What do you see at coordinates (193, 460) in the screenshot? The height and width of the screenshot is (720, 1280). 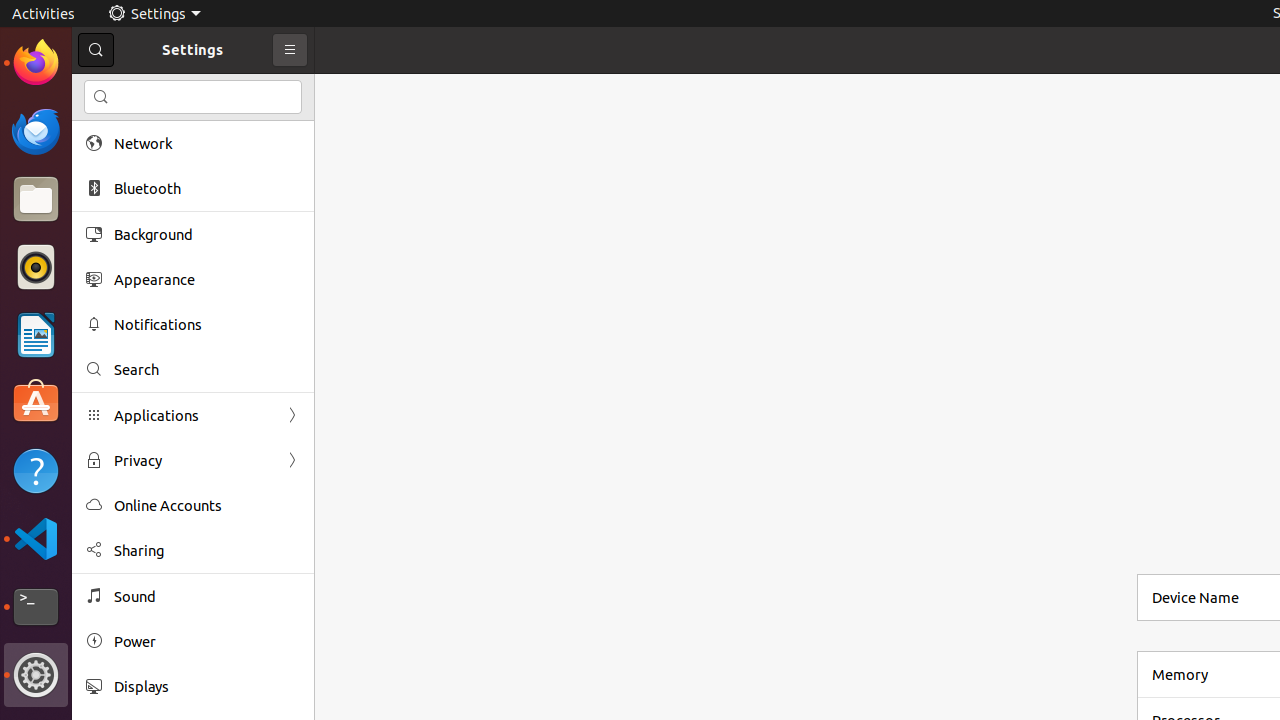 I see `'Privacy'` at bounding box center [193, 460].